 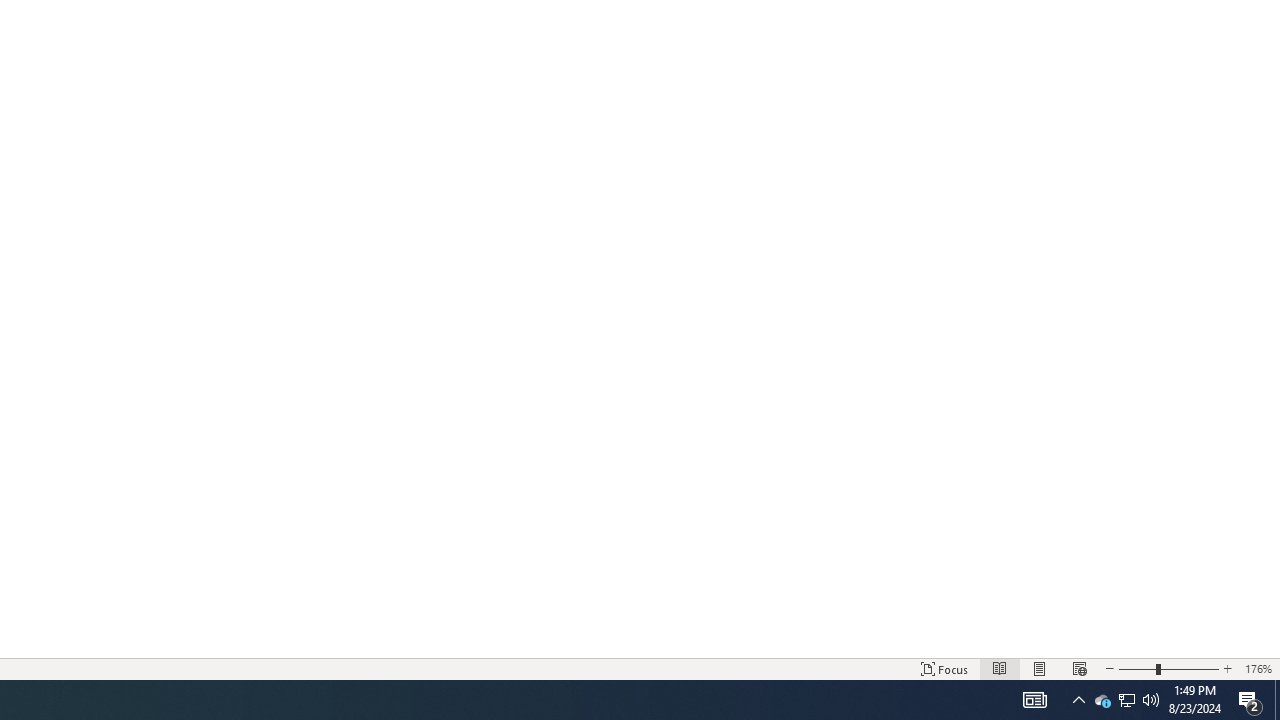 I want to click on 'Zoom Out', so click(x=1137, y=669).